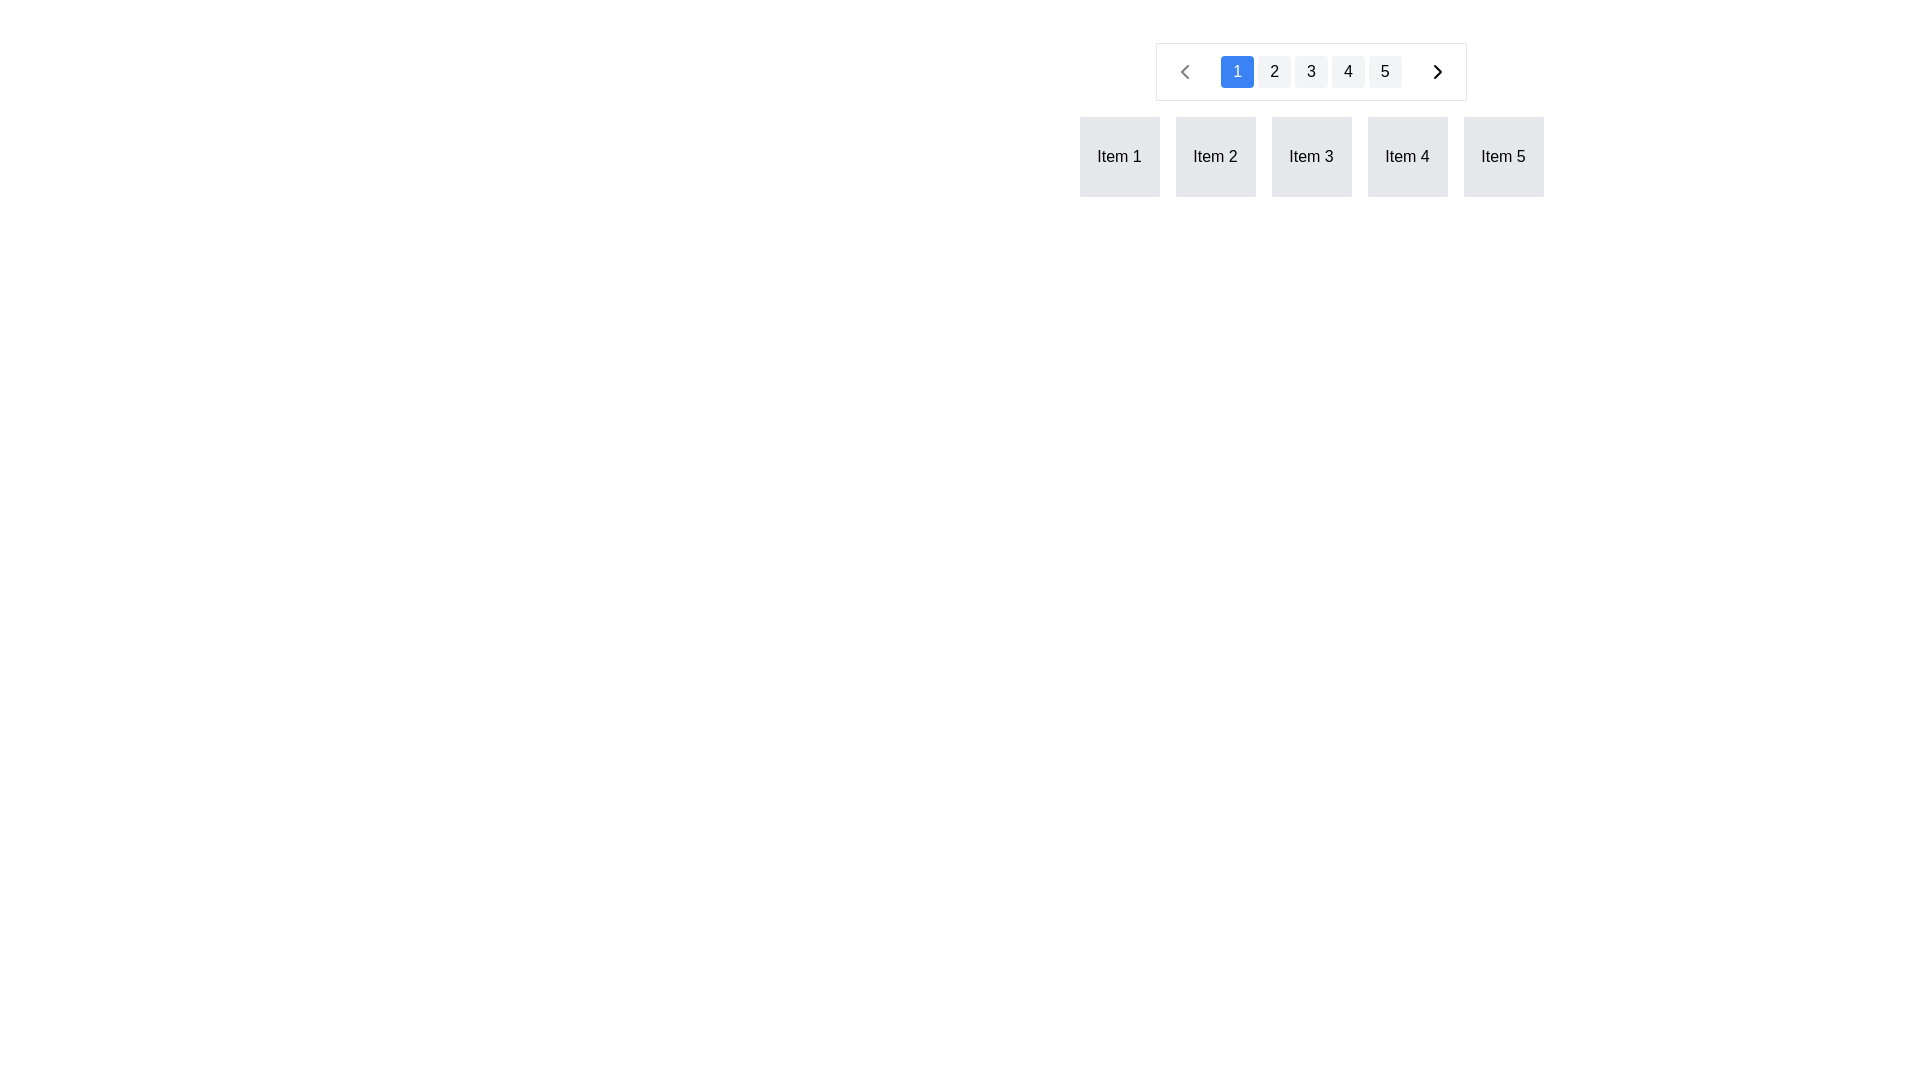 This screenshot has width=1920, height=1080. What do you see at coordinates (1384, 71) in the screenshot?
I see `the fifth navigation button located in the top-center of the UI` at bounding box center [1384, 71].